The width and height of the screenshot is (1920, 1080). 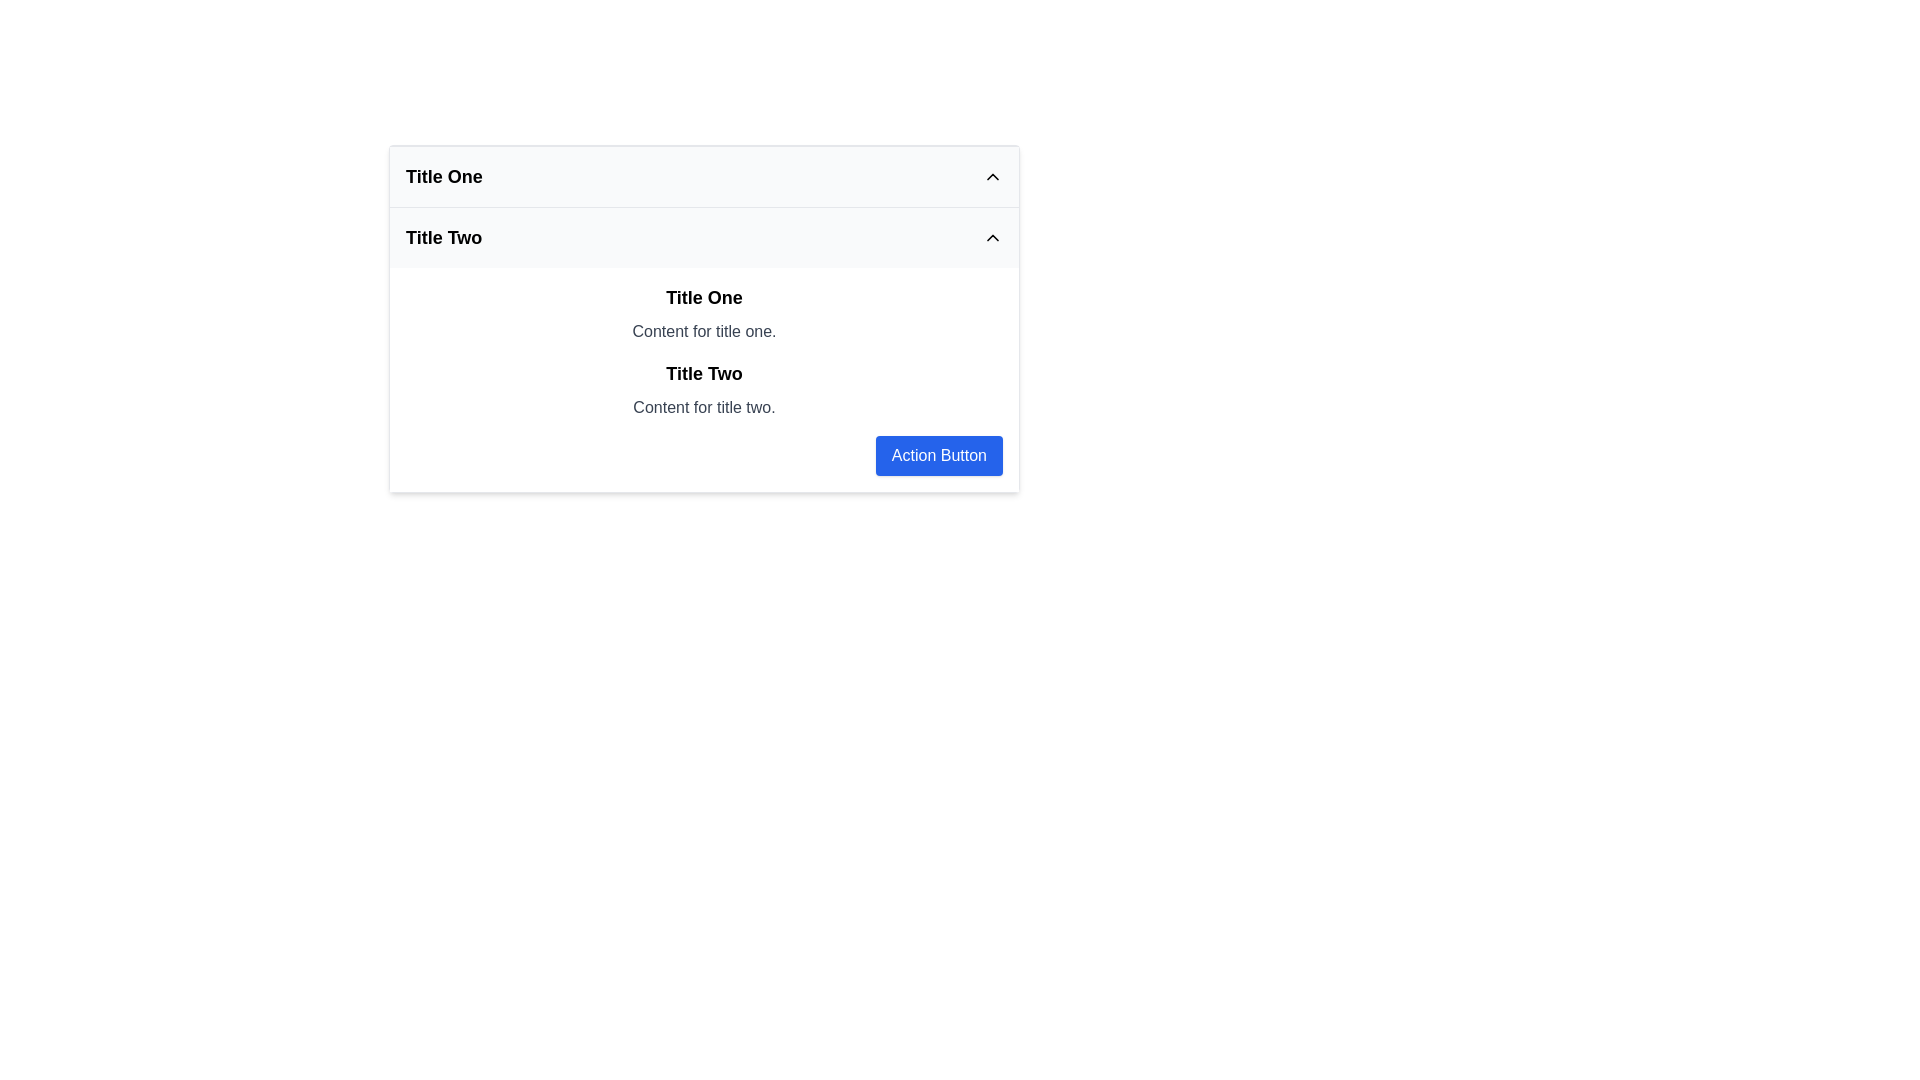 I want to click on the text element displaying the bold phrase 'Title Two' by moving the cursor to its center point, so click(x=704, y=374).